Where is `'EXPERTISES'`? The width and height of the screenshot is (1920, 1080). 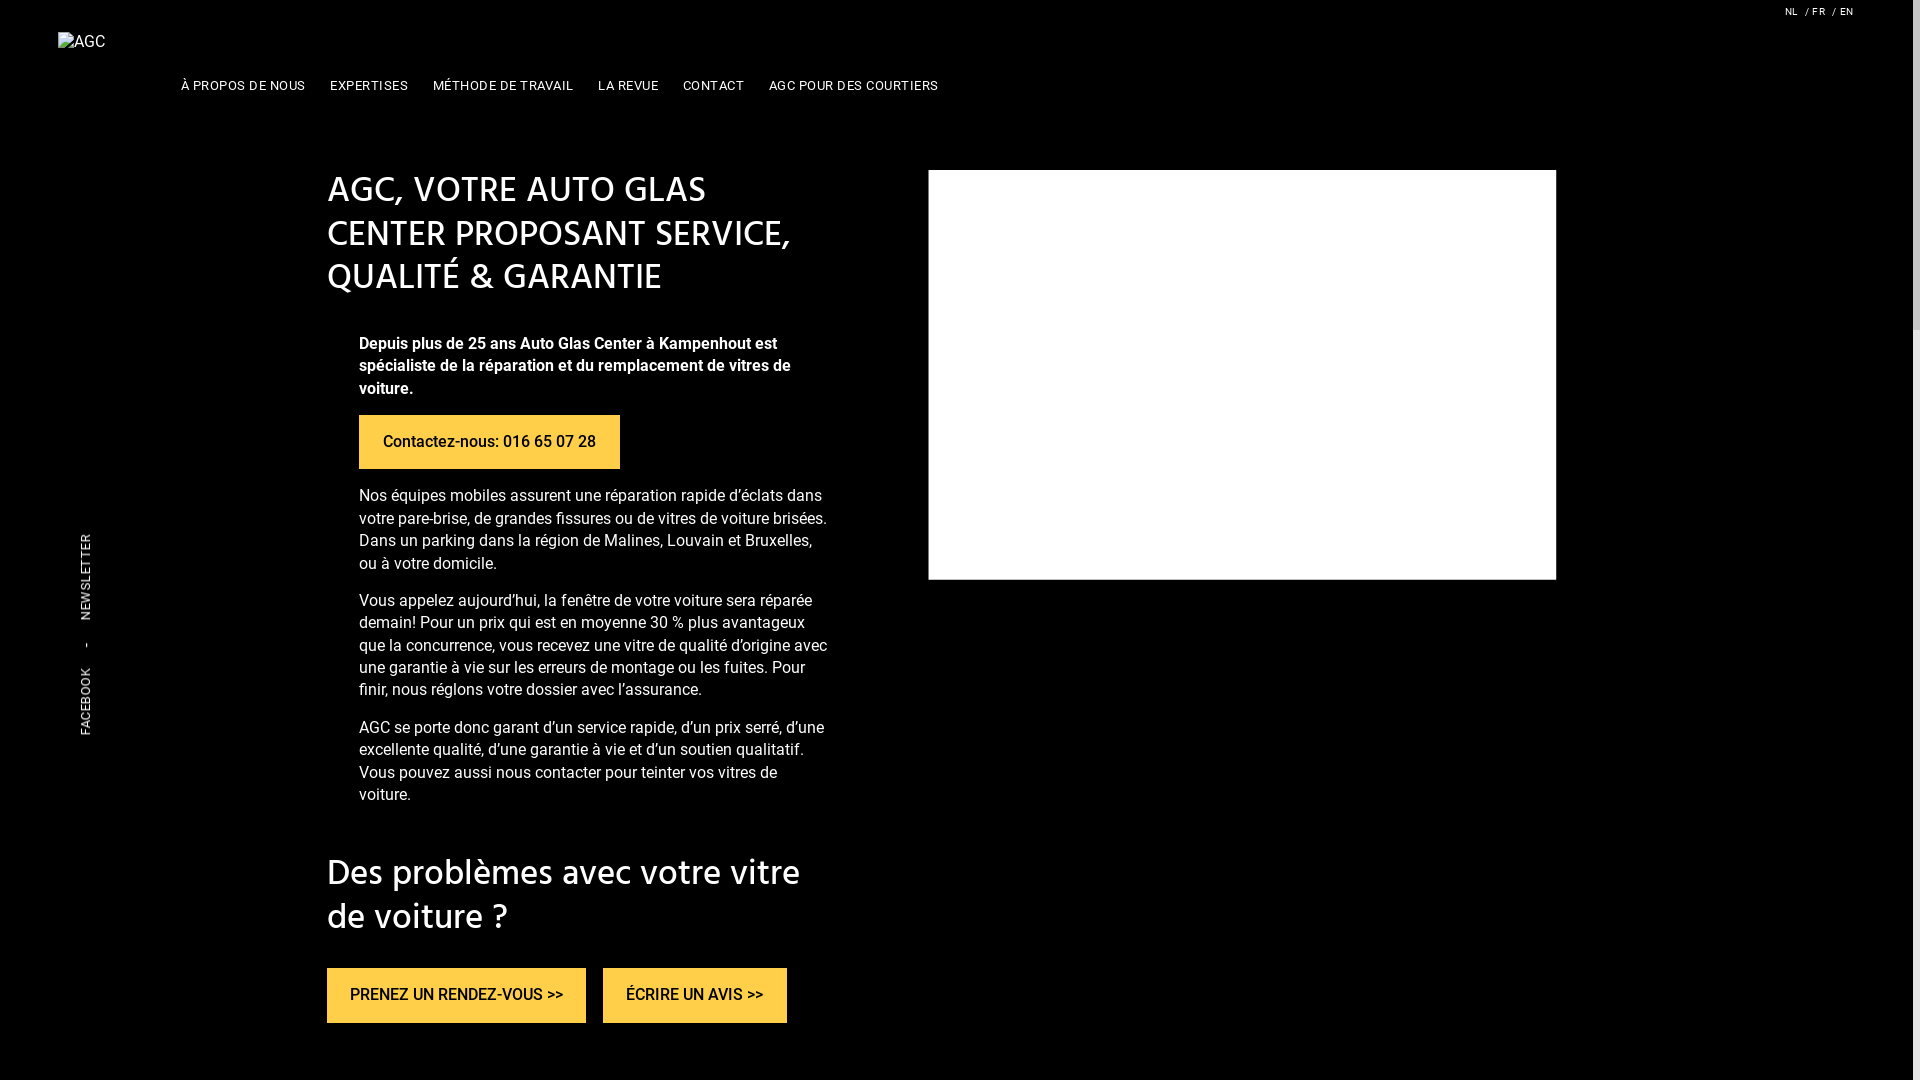
'EXPERTISES' is located at coordinates (369, 83).